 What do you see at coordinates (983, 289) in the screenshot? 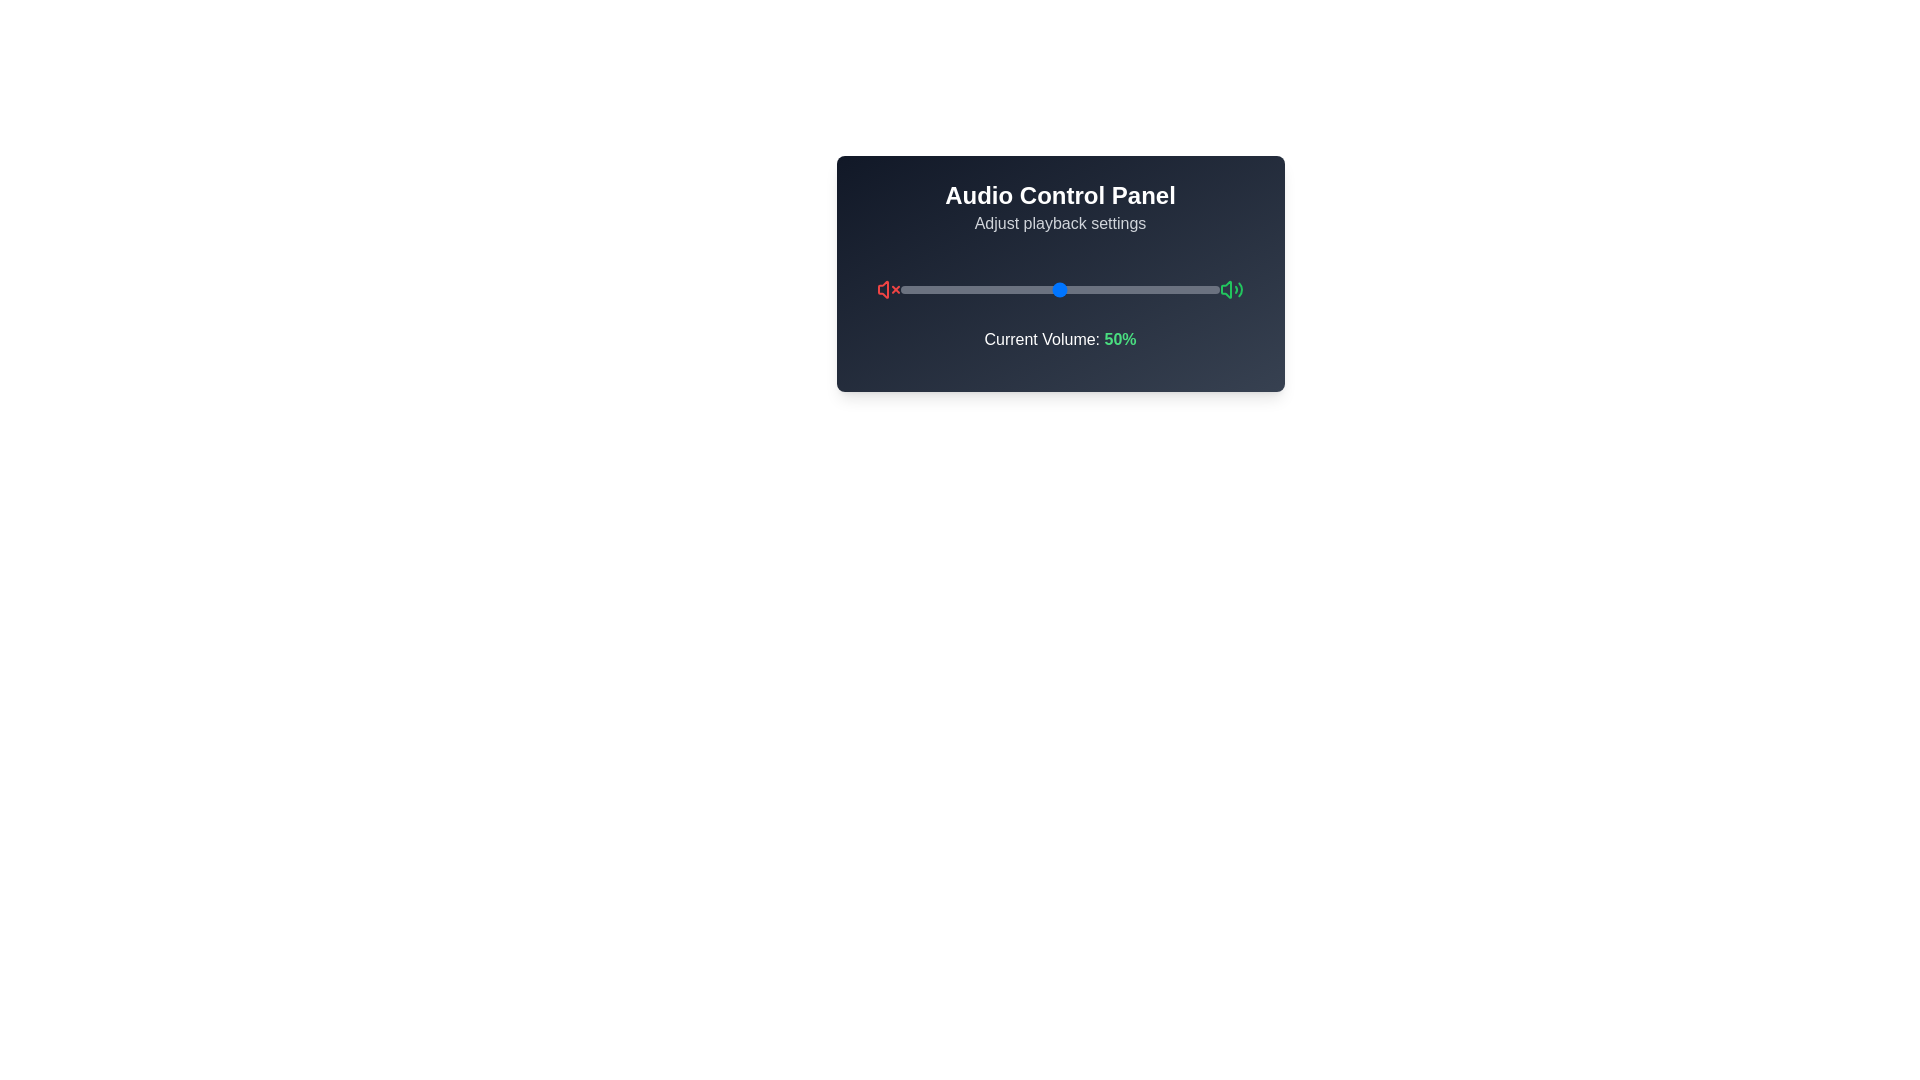
I see `the volume slider to set the volume to 26%` at bounding box center [983, 289].